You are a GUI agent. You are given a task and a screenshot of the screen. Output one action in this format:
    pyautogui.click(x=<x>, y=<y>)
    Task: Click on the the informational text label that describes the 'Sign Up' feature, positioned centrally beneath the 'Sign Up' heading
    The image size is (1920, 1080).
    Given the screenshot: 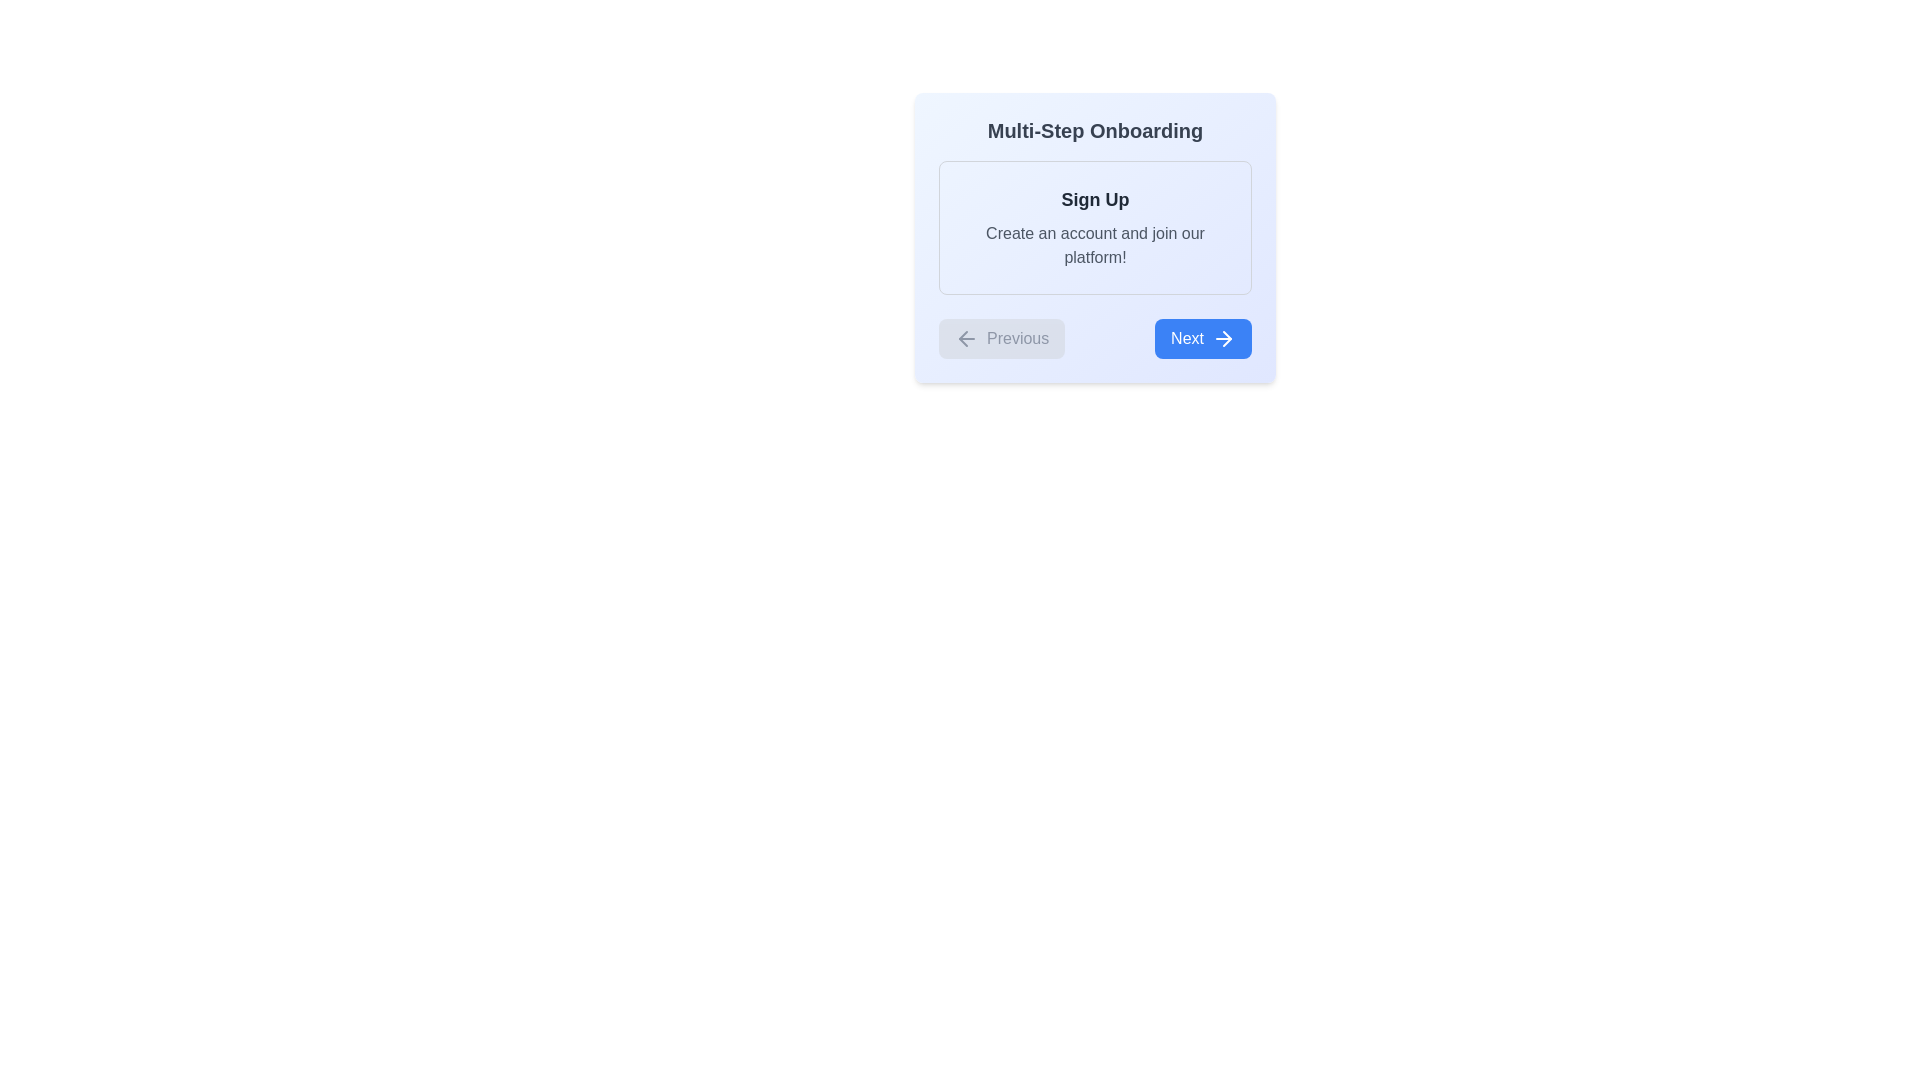 What is the action you would take?
    pyautogui.click(x=1094, y=245)
    